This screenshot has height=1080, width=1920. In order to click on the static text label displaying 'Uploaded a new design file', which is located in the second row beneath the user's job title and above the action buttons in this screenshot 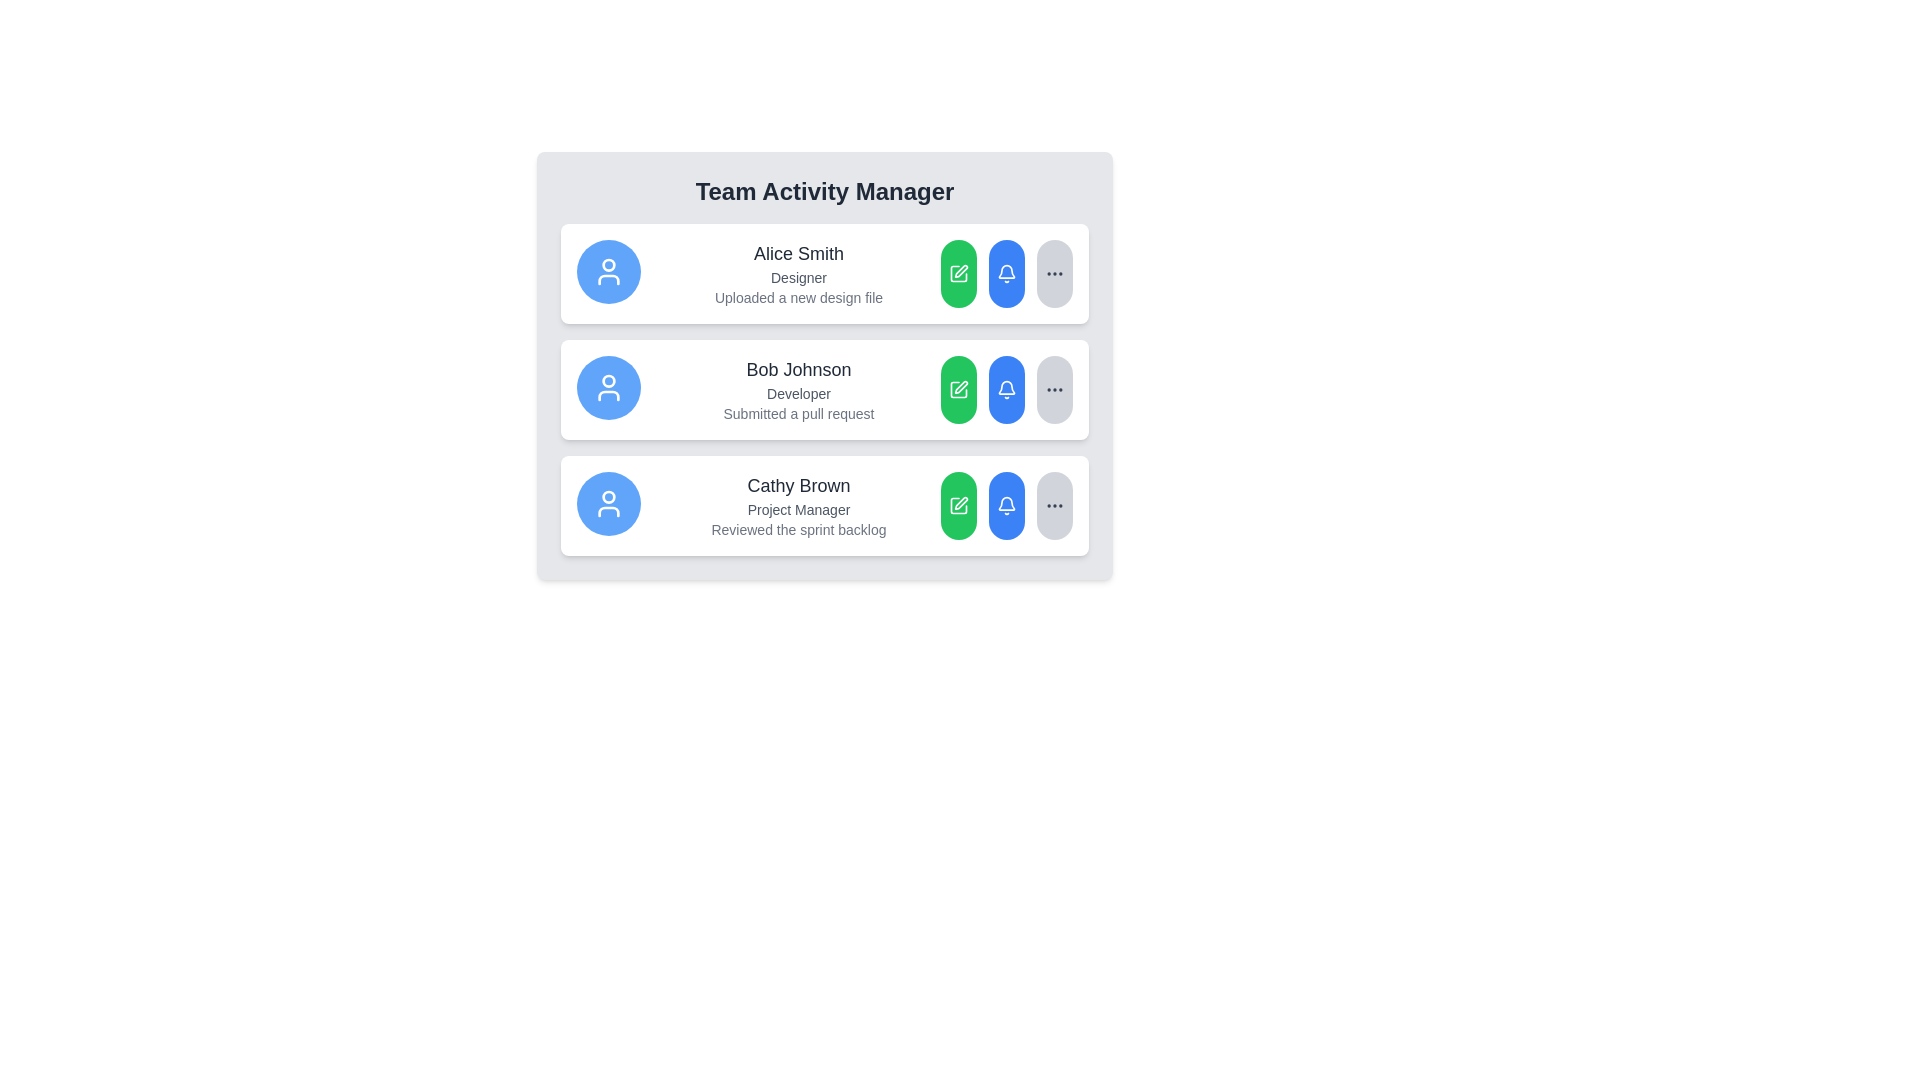, I will do `click(797, 297)`.